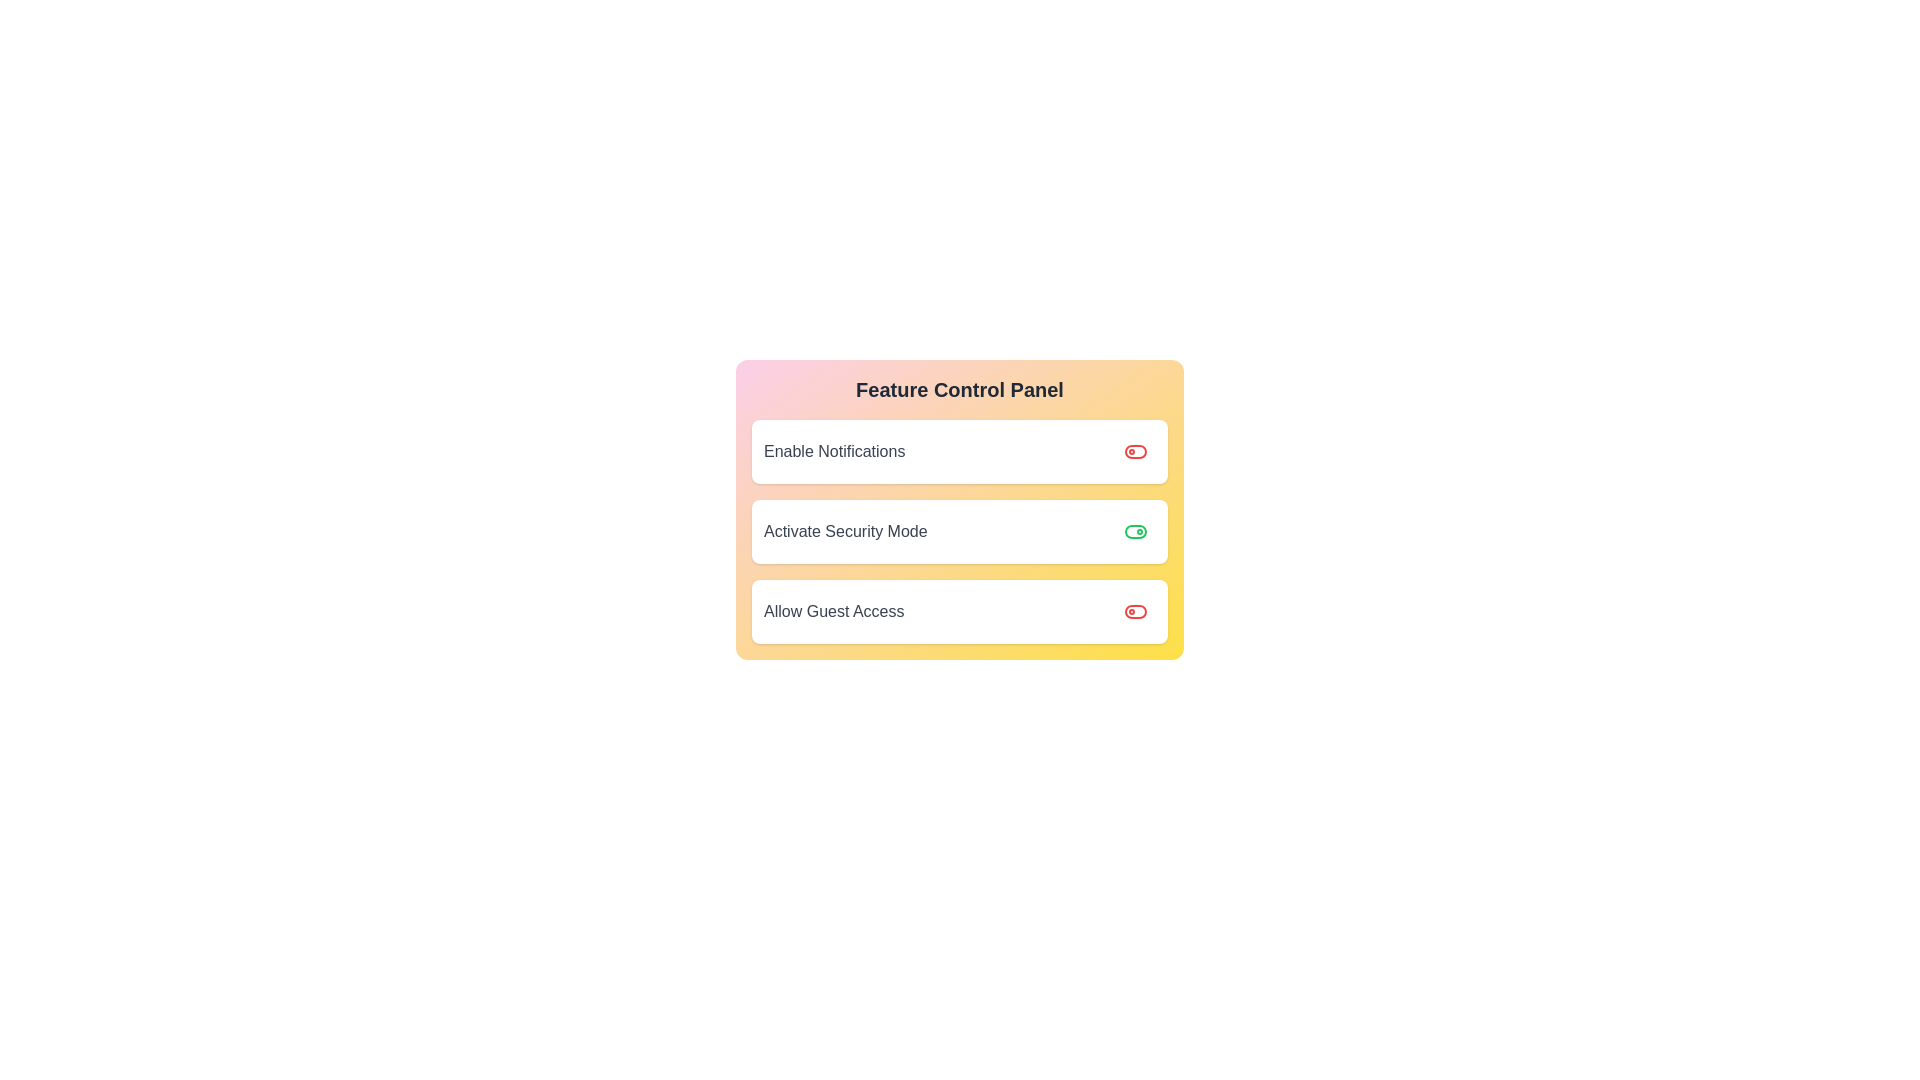 Image resolution: width=1920 pixels, height=1080 pixels. I want to click on the label text that describes the functionality of the toggle button, located in the first row of the vertically stacked list in the feature control panel, so click(834, 451).